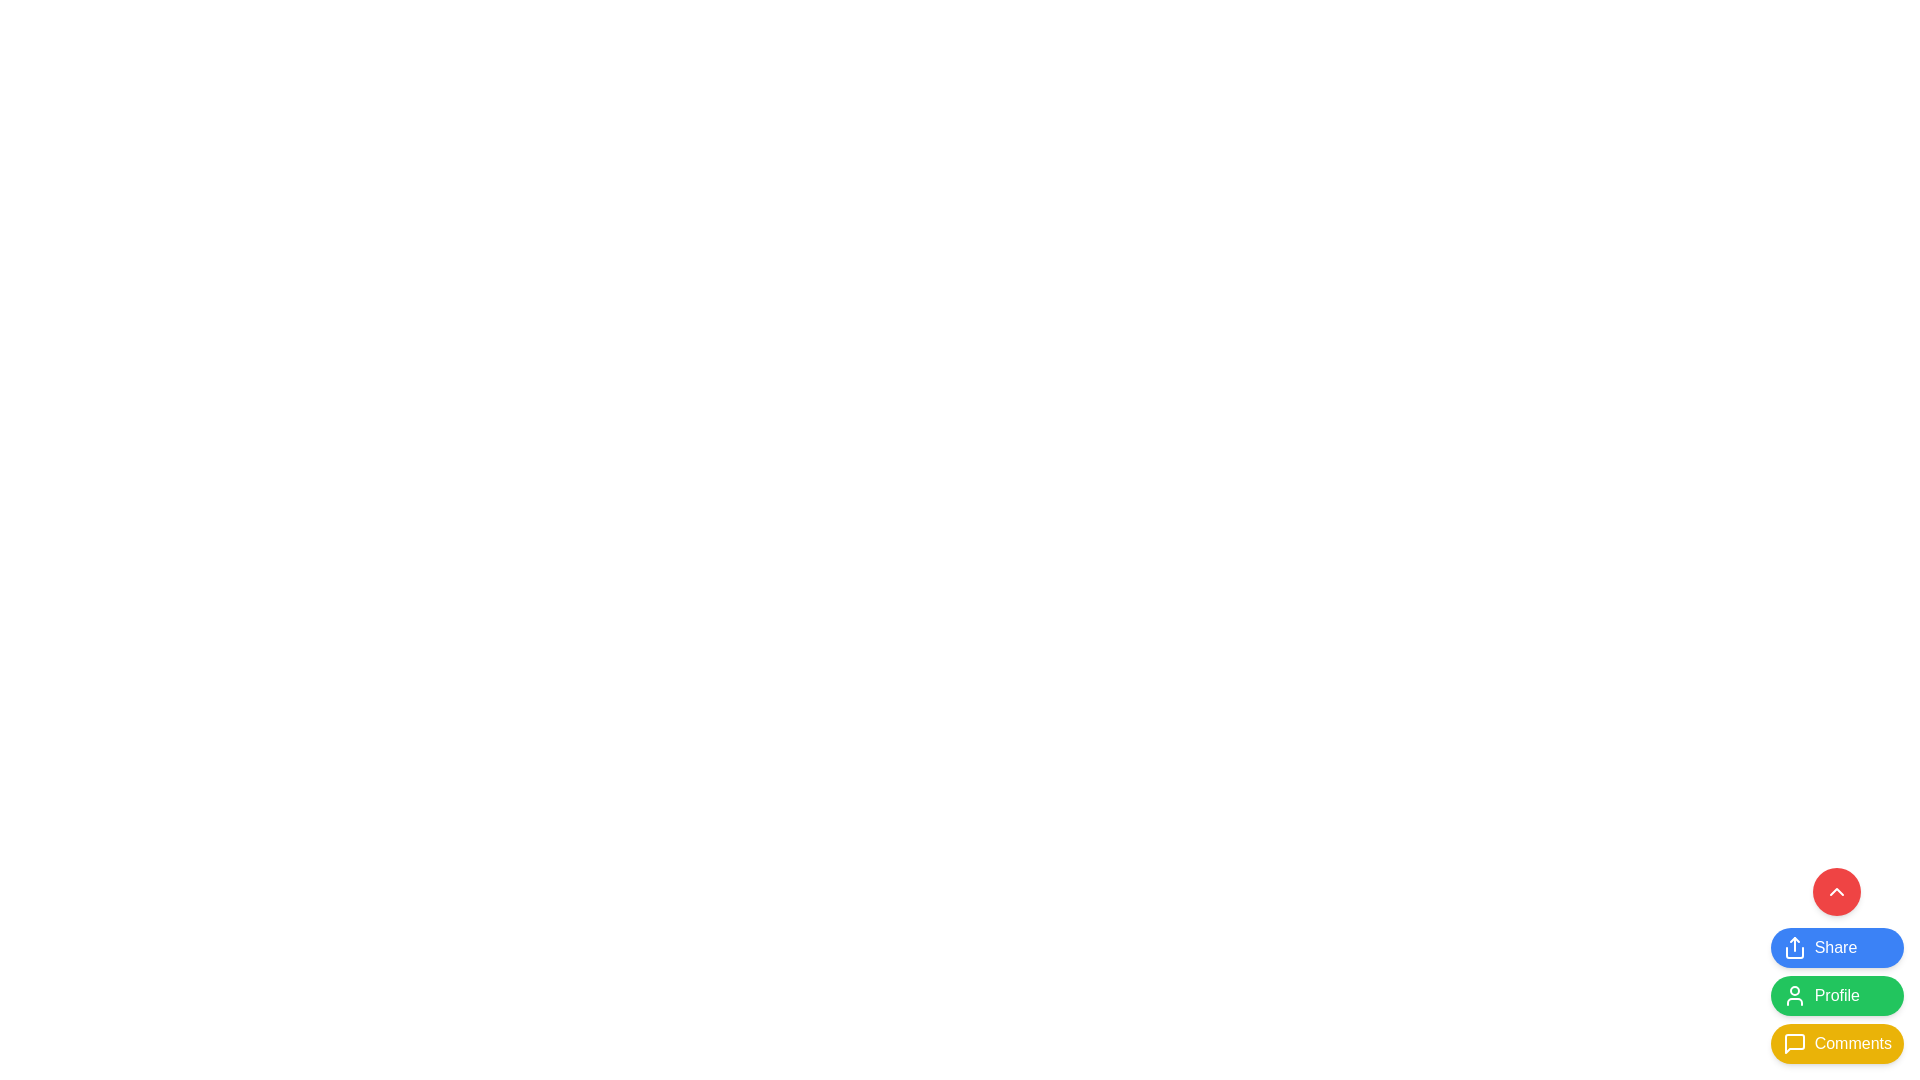 Image resolution: width=1920 pixels, height=1080 pixels. Describe the element at coordinates (1794, 1043) in the screenshot. I see `the small, square-shaped SVG icon resembling a chat bubble with a yellow fill and black outline, which is part of the 'Comments' button located at the bottom-right corner of the interface` at that location.